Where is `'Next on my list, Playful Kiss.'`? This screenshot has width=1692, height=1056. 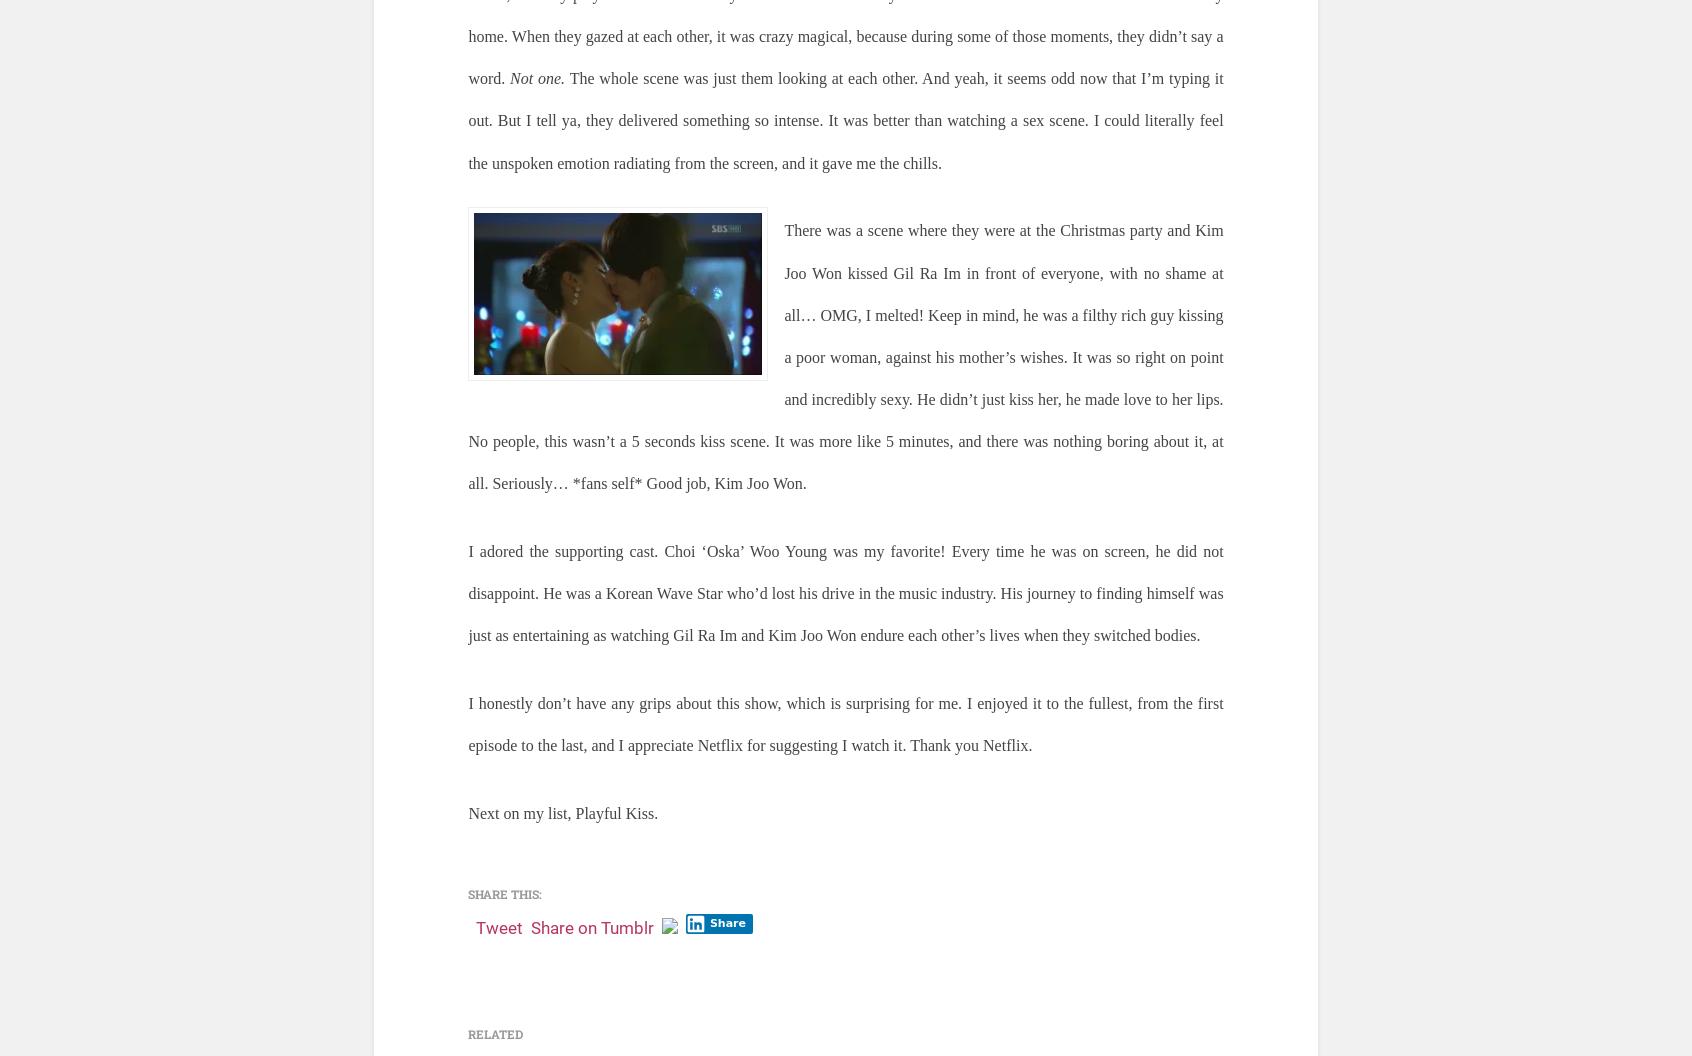 'Next on my list, Playful Kiss.' is located at coordinates (562, 812).